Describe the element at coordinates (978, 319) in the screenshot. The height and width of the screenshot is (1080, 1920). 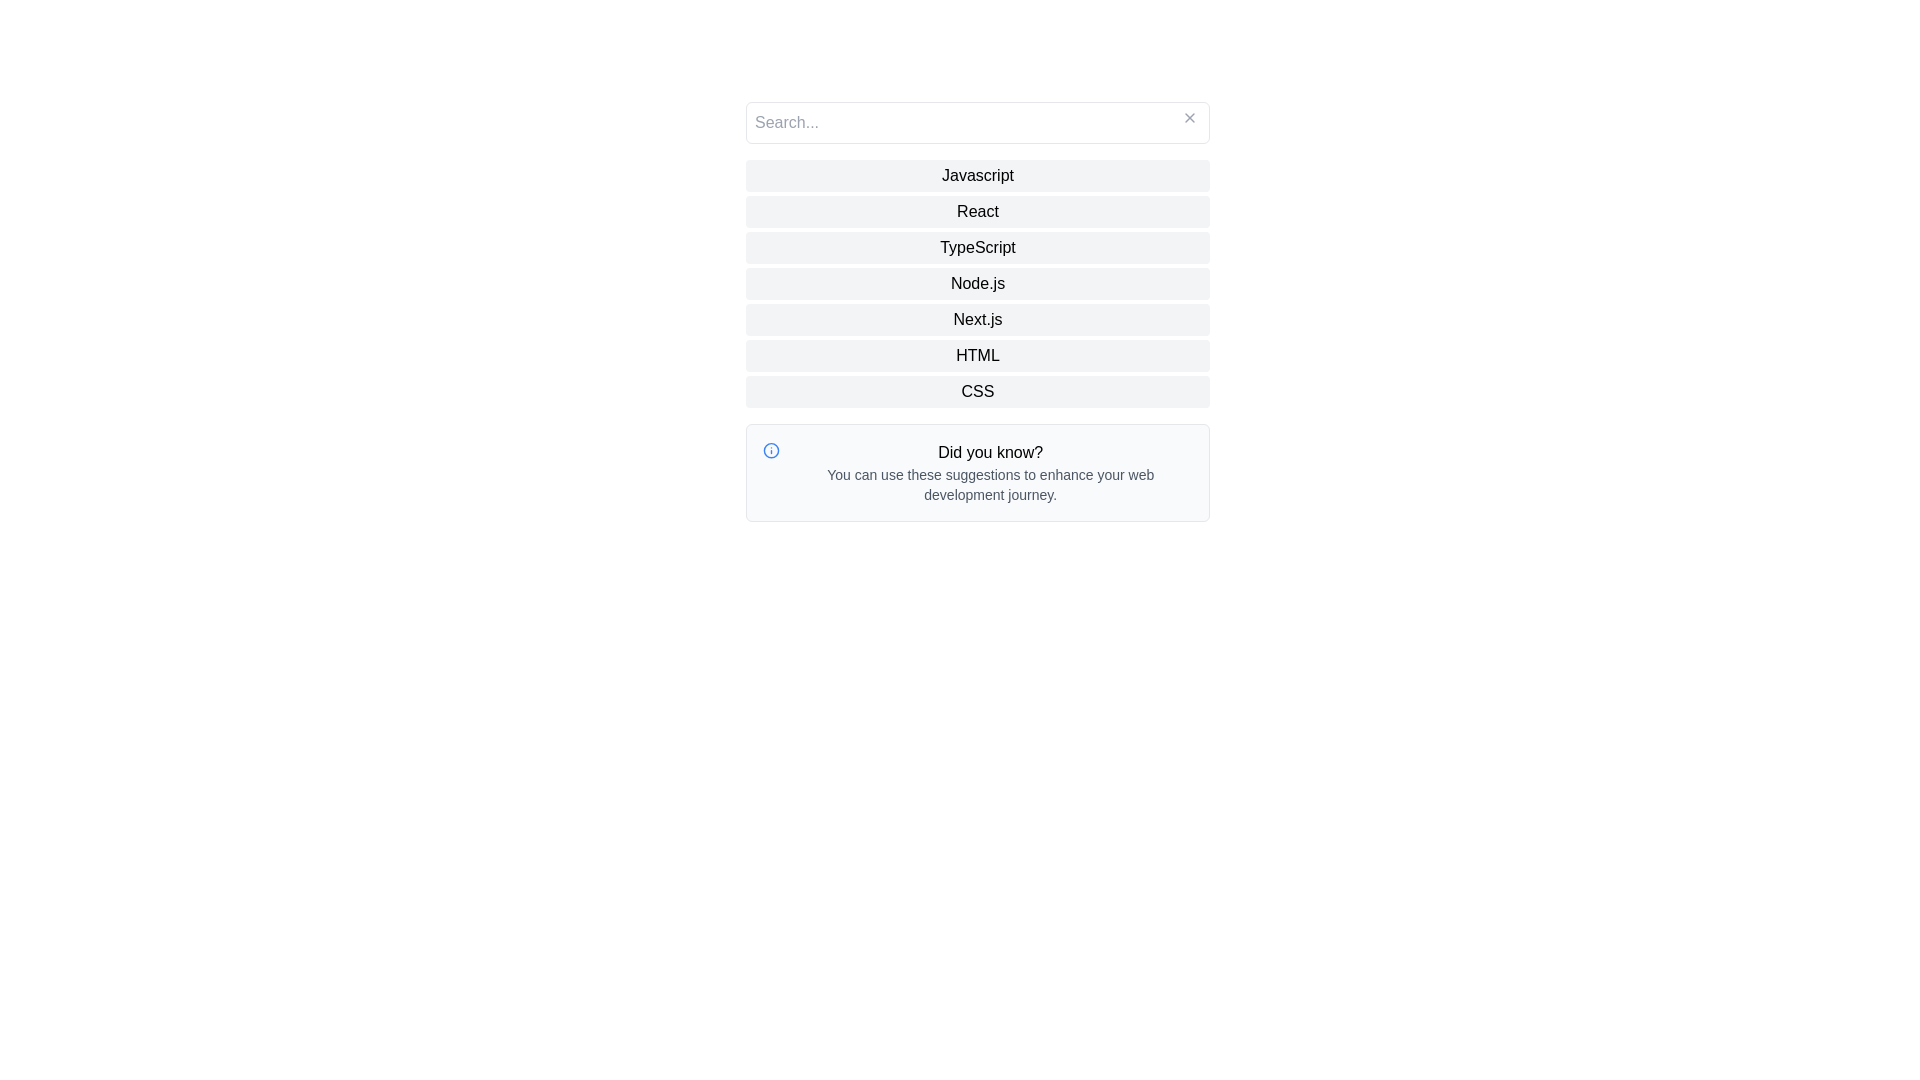
I see `the 'Next.js' label, which is the fifth item in a vertically aligned list` at that location.